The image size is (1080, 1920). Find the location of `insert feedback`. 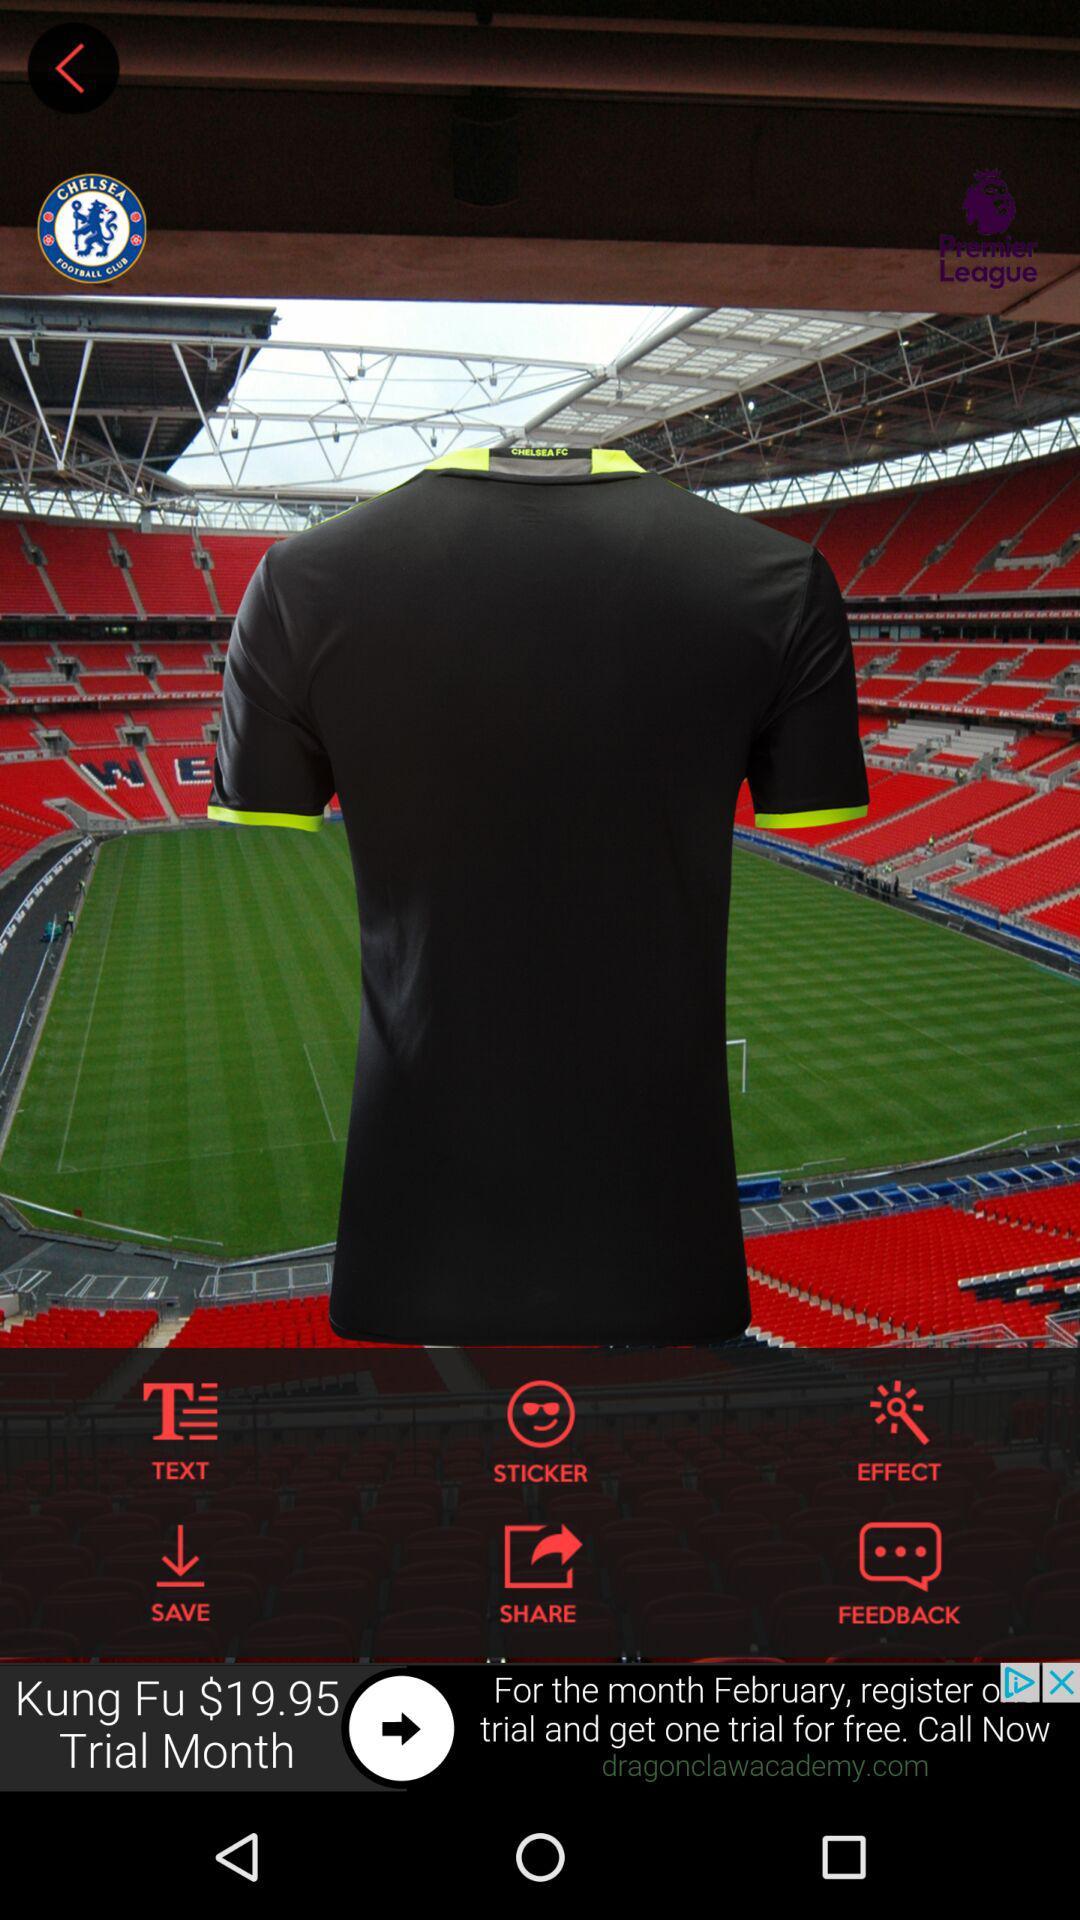

insert feedback is located at coordinates (898, 1572).